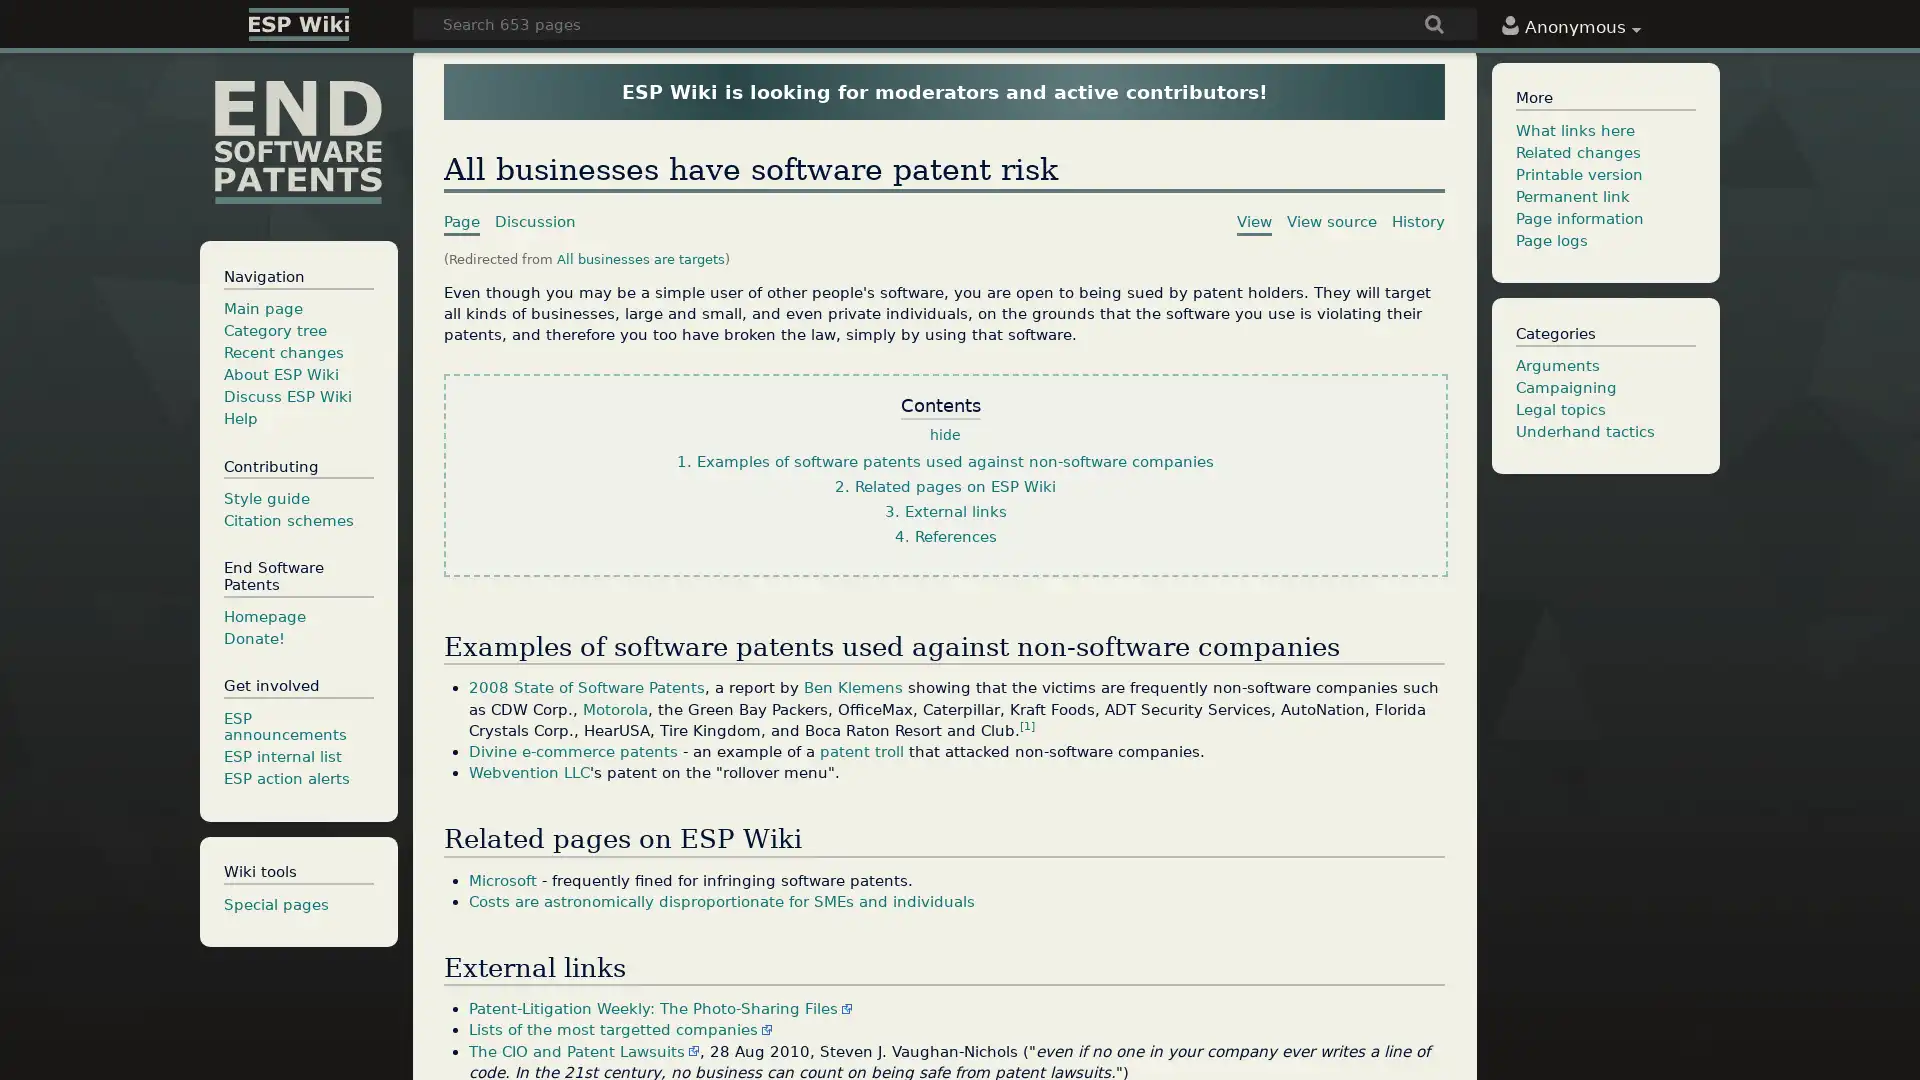 Image resolution: width=1920 pixels, height=1080 pixels. Describe the element at coordinates (1434, 26) in the screenshot. I see `Go` at that location.